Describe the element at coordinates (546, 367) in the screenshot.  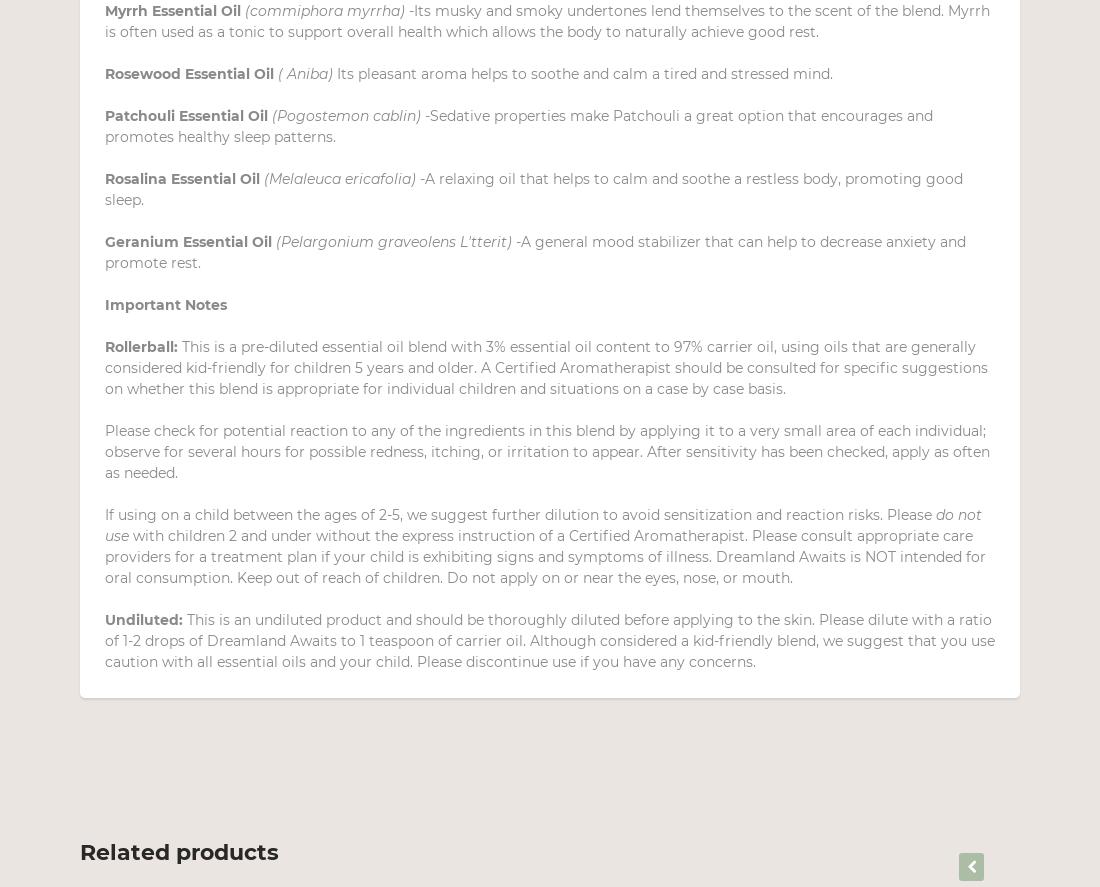
I see `'This is a pre-diluted essential oil blend with 3% essential oil content to 97% carrier oil, using oils that are generally considered kid-friendly for children 5 years and older. A Certified Aromatherapist should be consulted for specific suggestions on whether this blend is appropriate for individual children and situations on a case by case basis.'` at that location.